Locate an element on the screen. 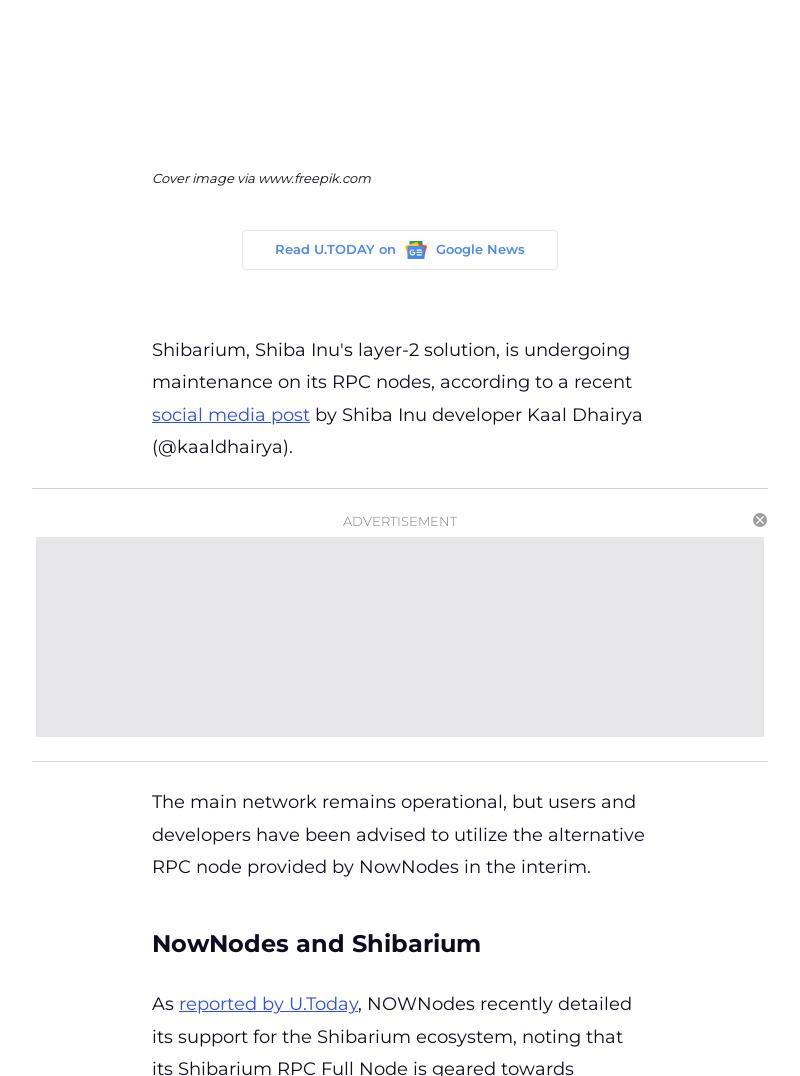 This screenshot has width=800, height=1076. 'Read U.TODAY on' is located at coordinates (335, 248).